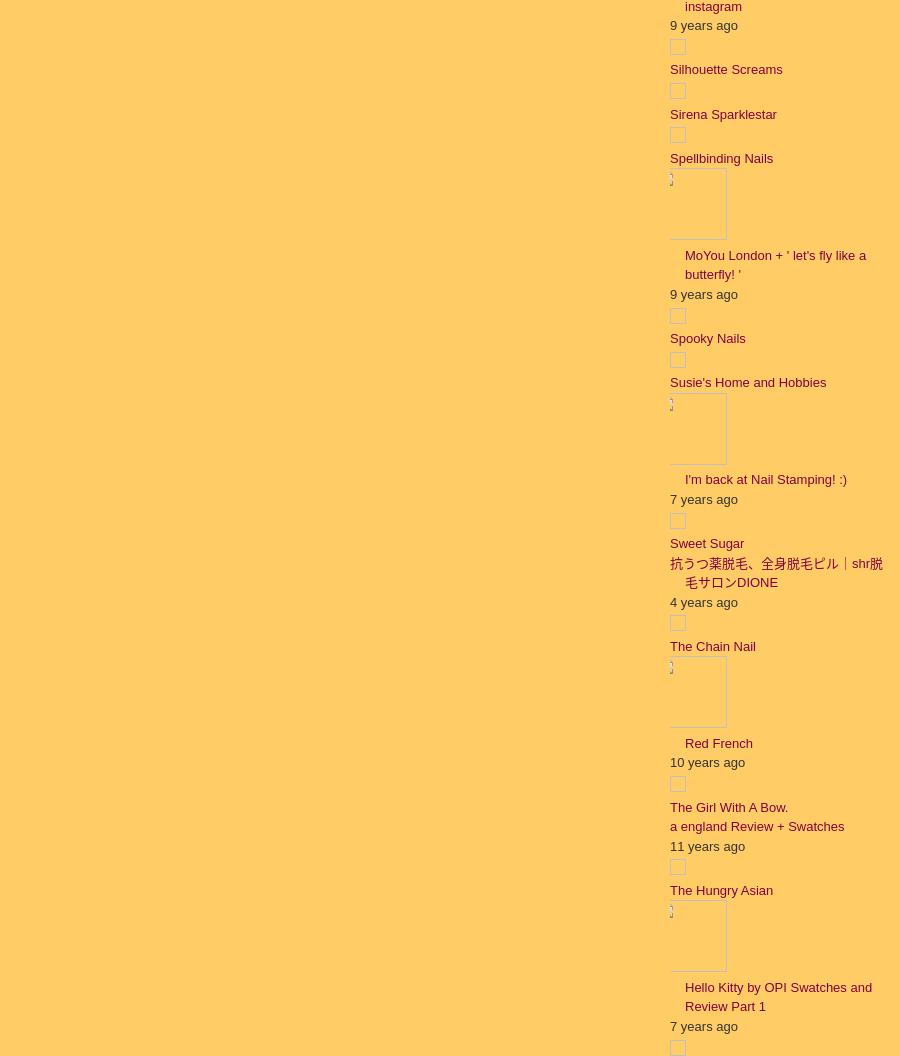 The width and height of the screenshot is (900, 1056). Describe the element at coordinates (706, 337) in the screenshot. I see `'Spooky Nails'` at that location.